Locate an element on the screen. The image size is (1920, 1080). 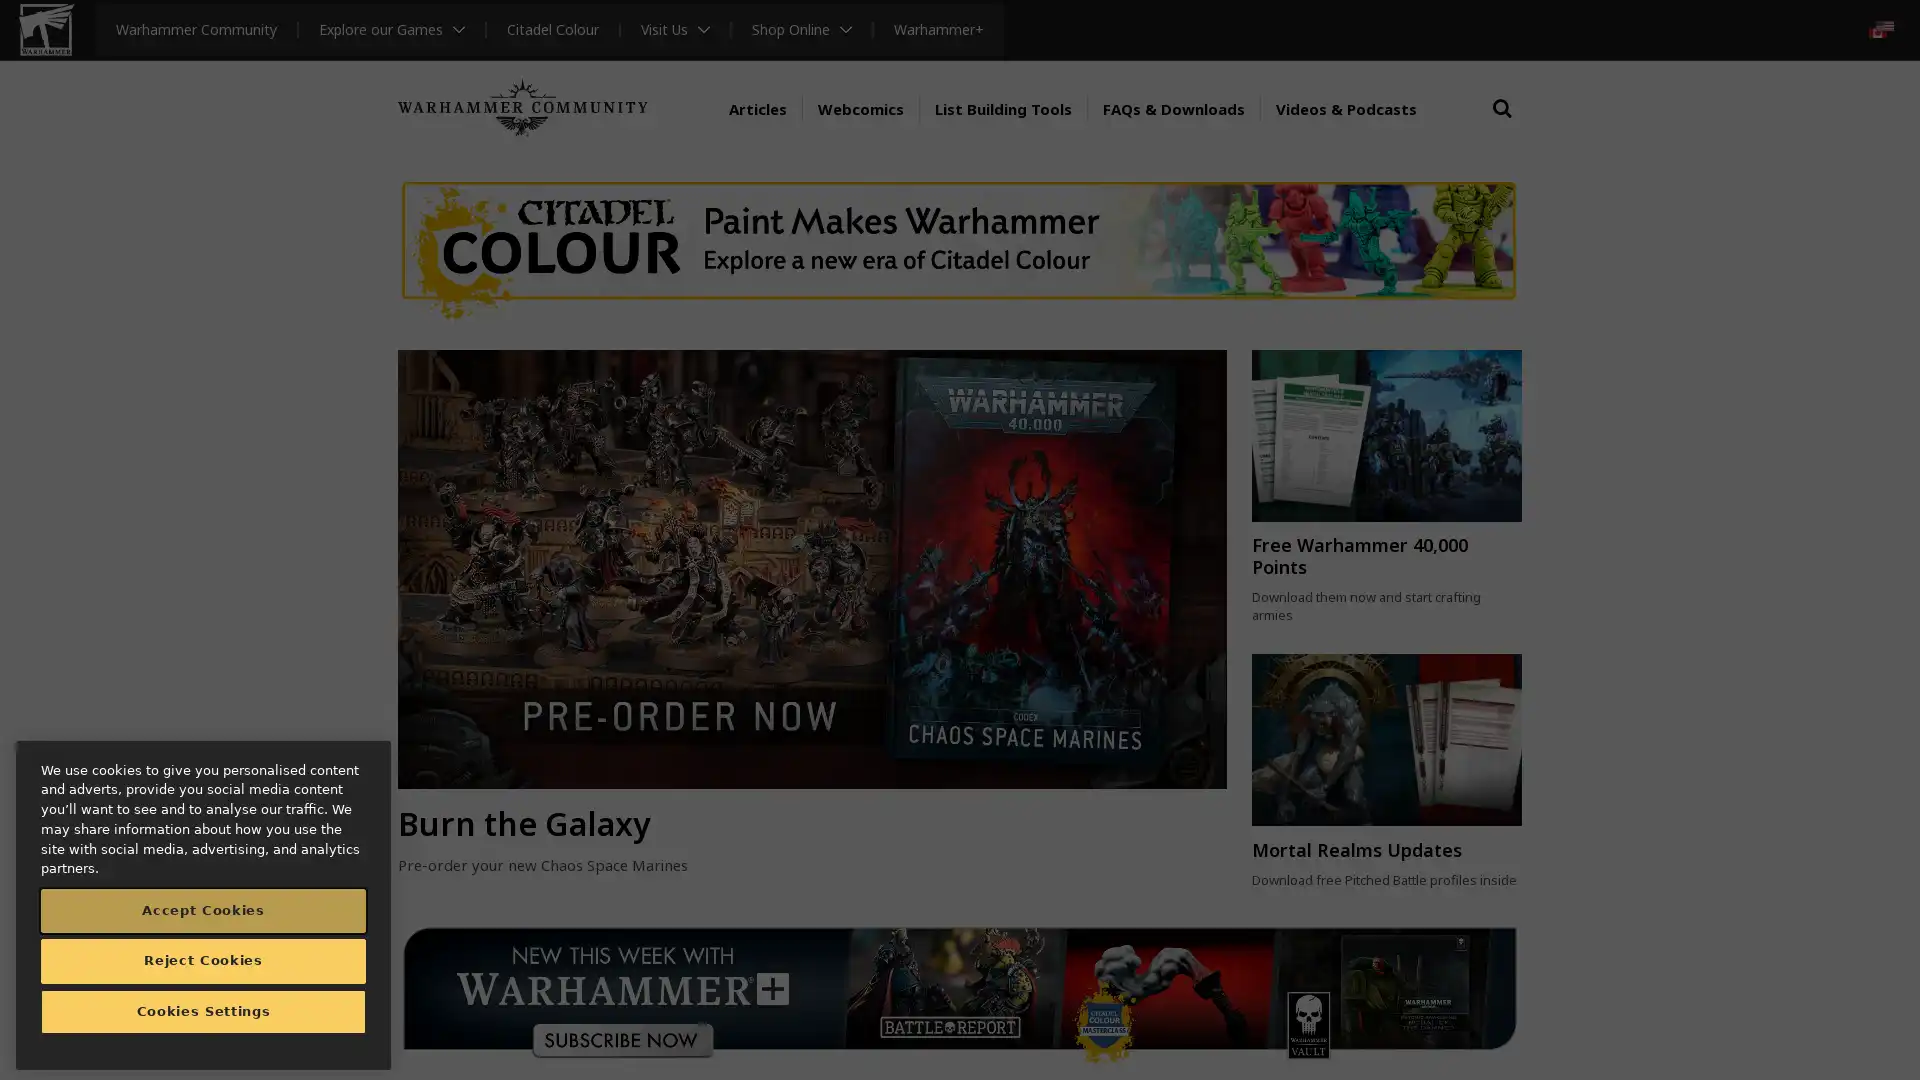
Cookies Settings is located at coordinates (203, 1011).